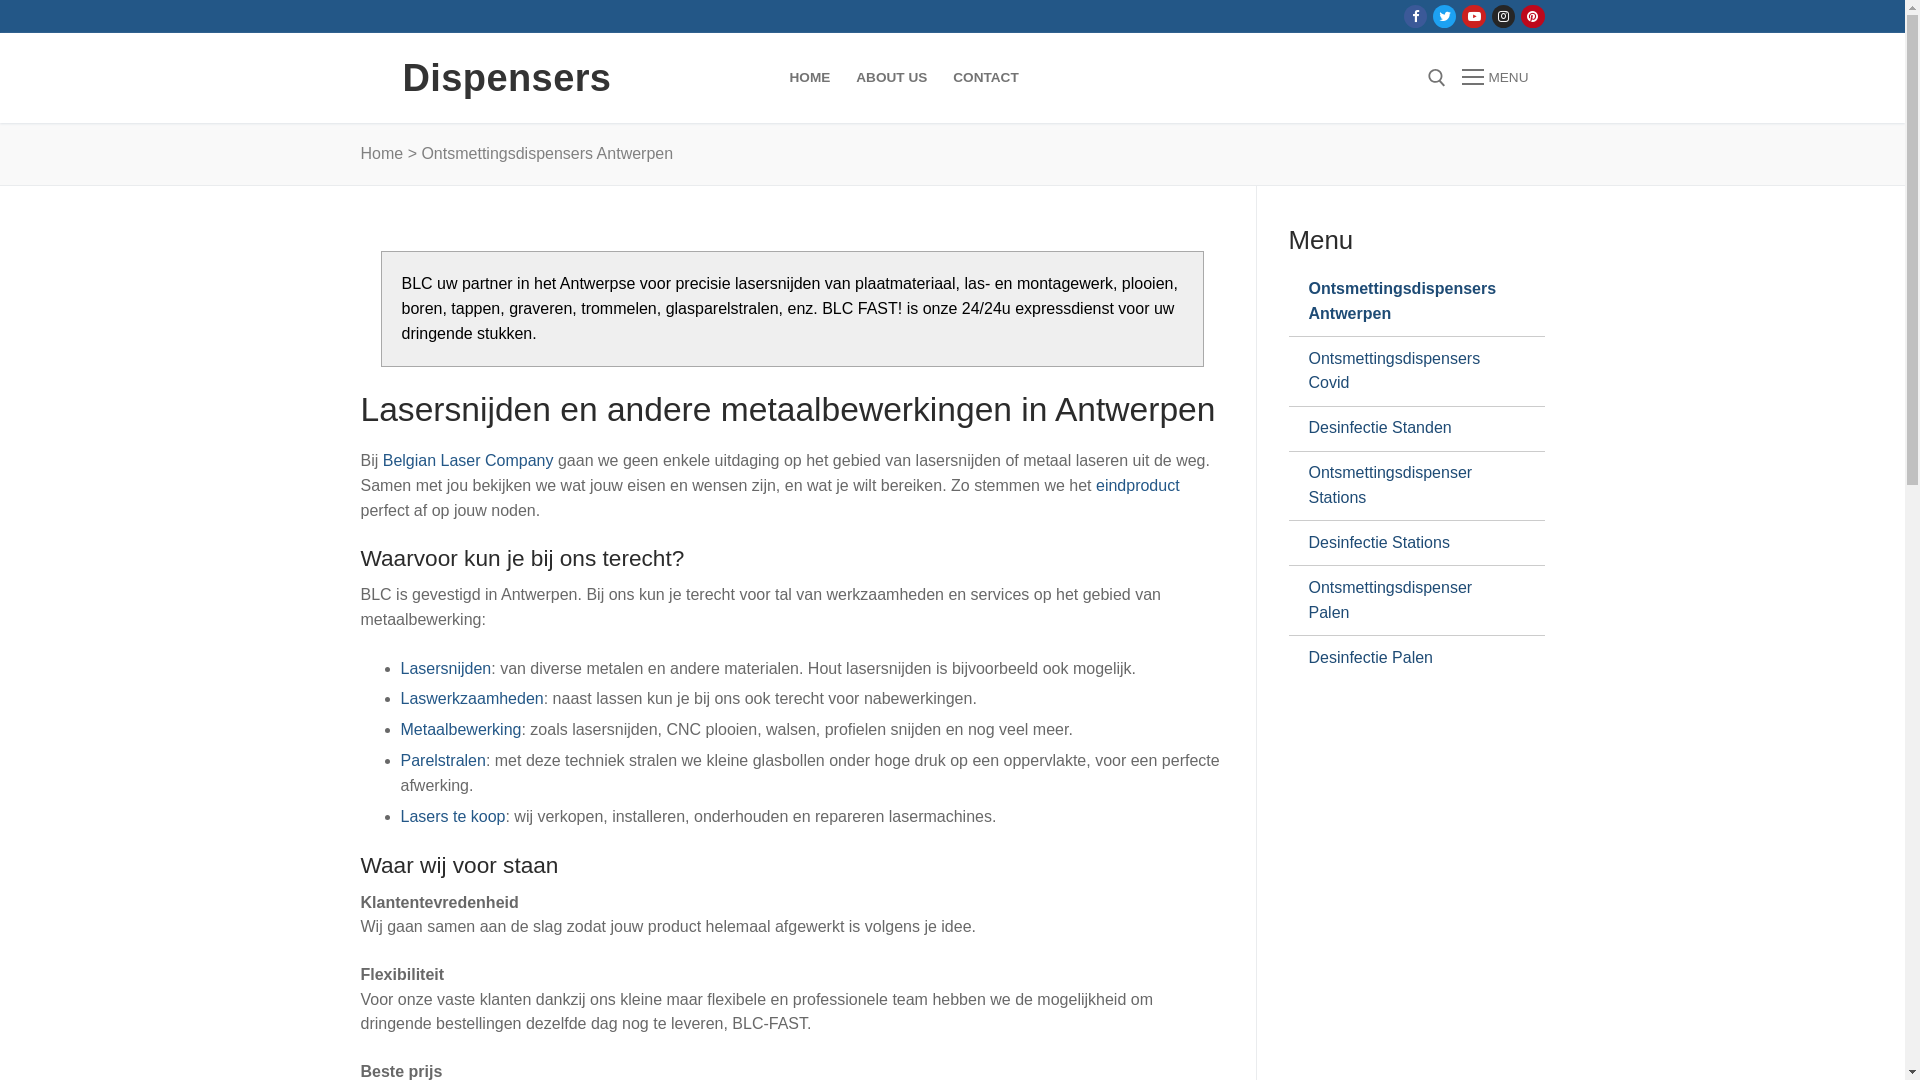 This screenshot has height=1080, width=1920. I want to click on 'Naar de inhoud springen', so click(0, 0).